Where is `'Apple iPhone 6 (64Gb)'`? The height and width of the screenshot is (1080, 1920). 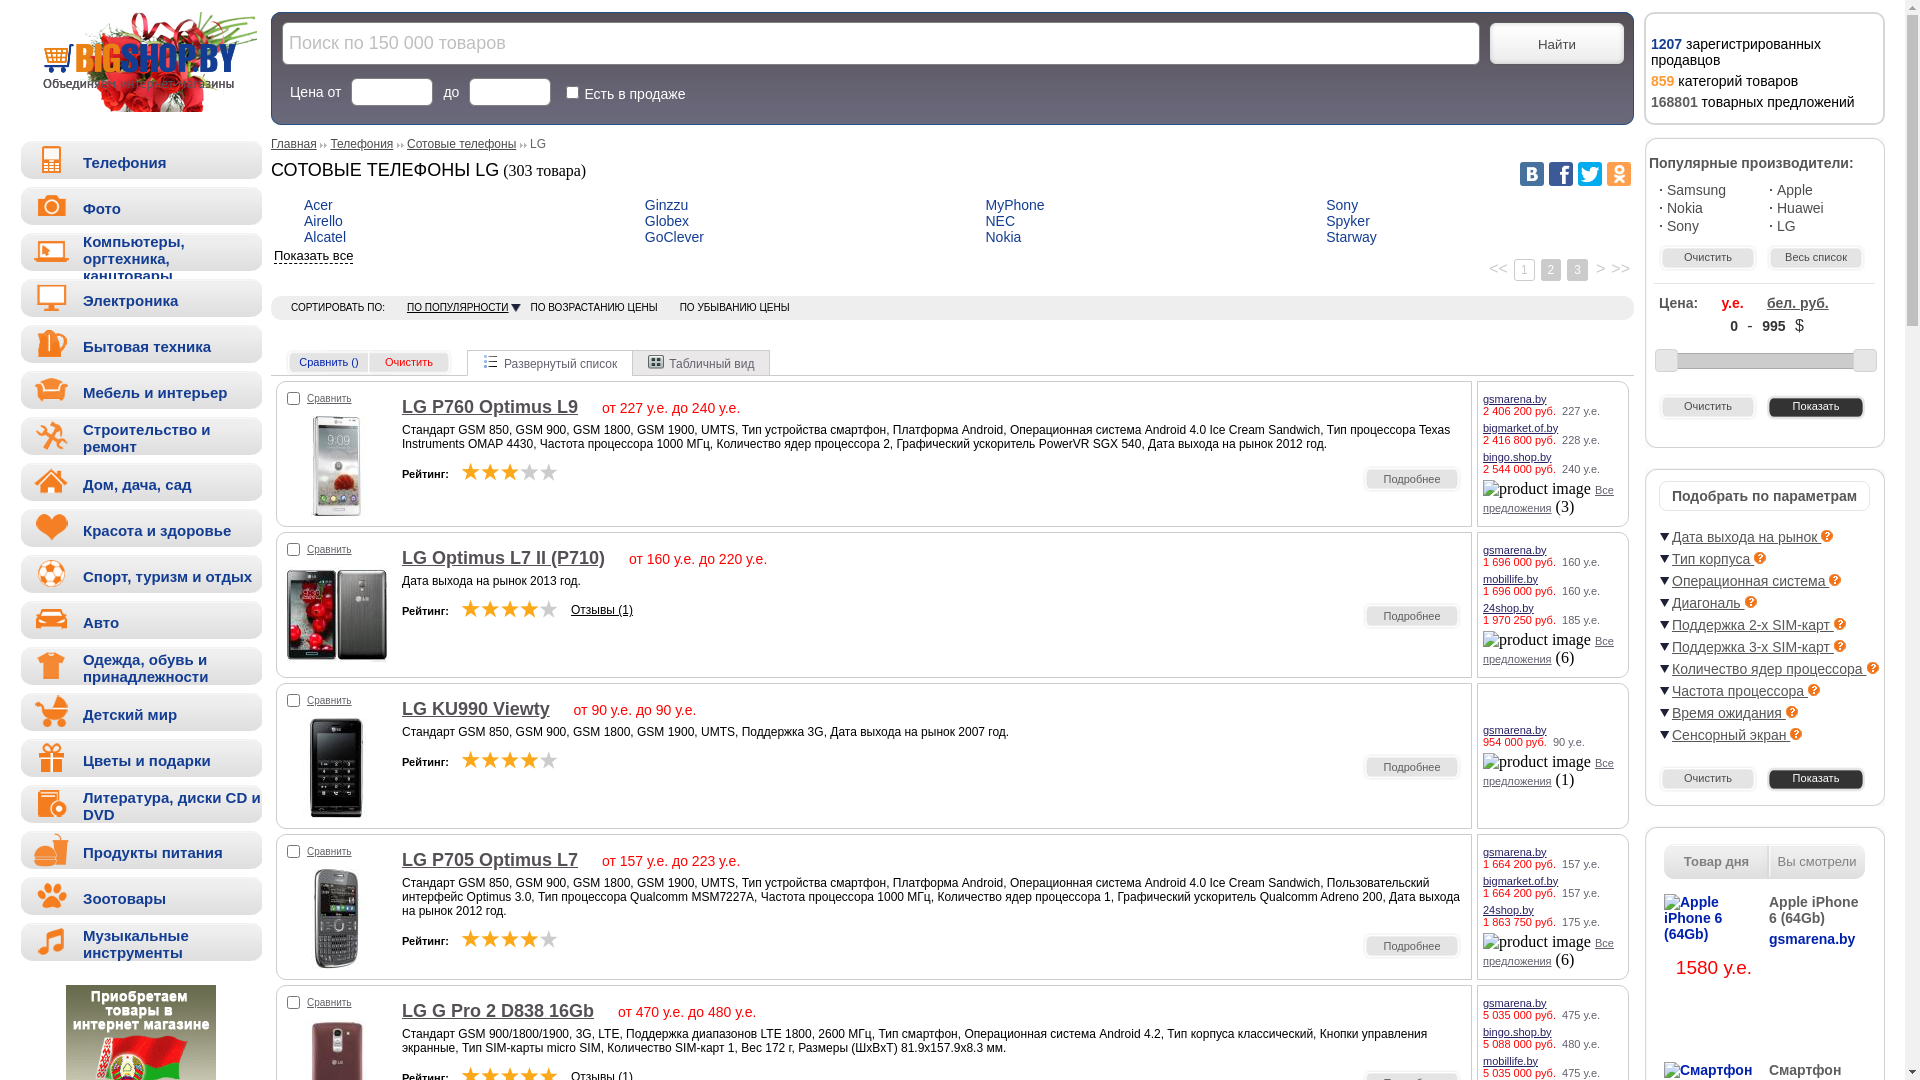 'Apple iPhone 6 (64Gb)' is located at coordinates (1817, 910).